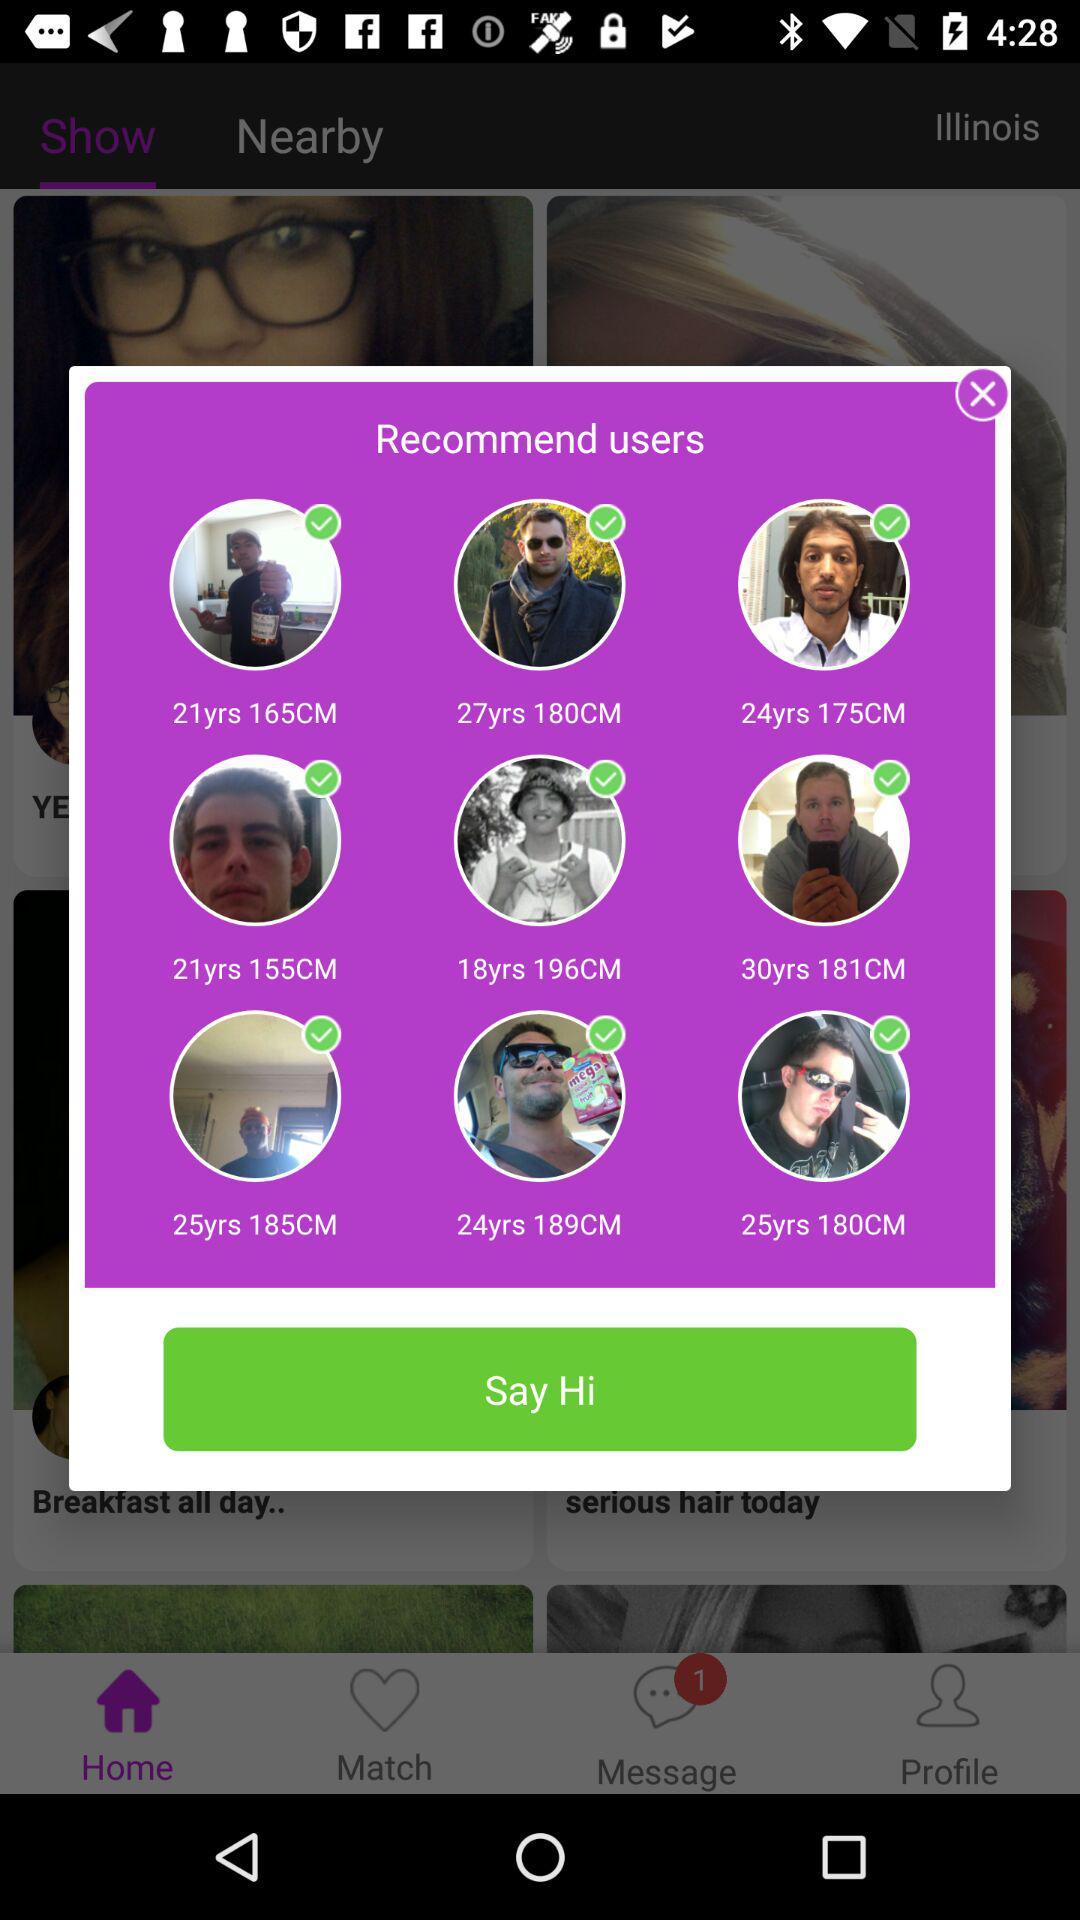 The width and height of the screenshot is (1080, 1920). I want to click on click symbol, so click(320, 778).